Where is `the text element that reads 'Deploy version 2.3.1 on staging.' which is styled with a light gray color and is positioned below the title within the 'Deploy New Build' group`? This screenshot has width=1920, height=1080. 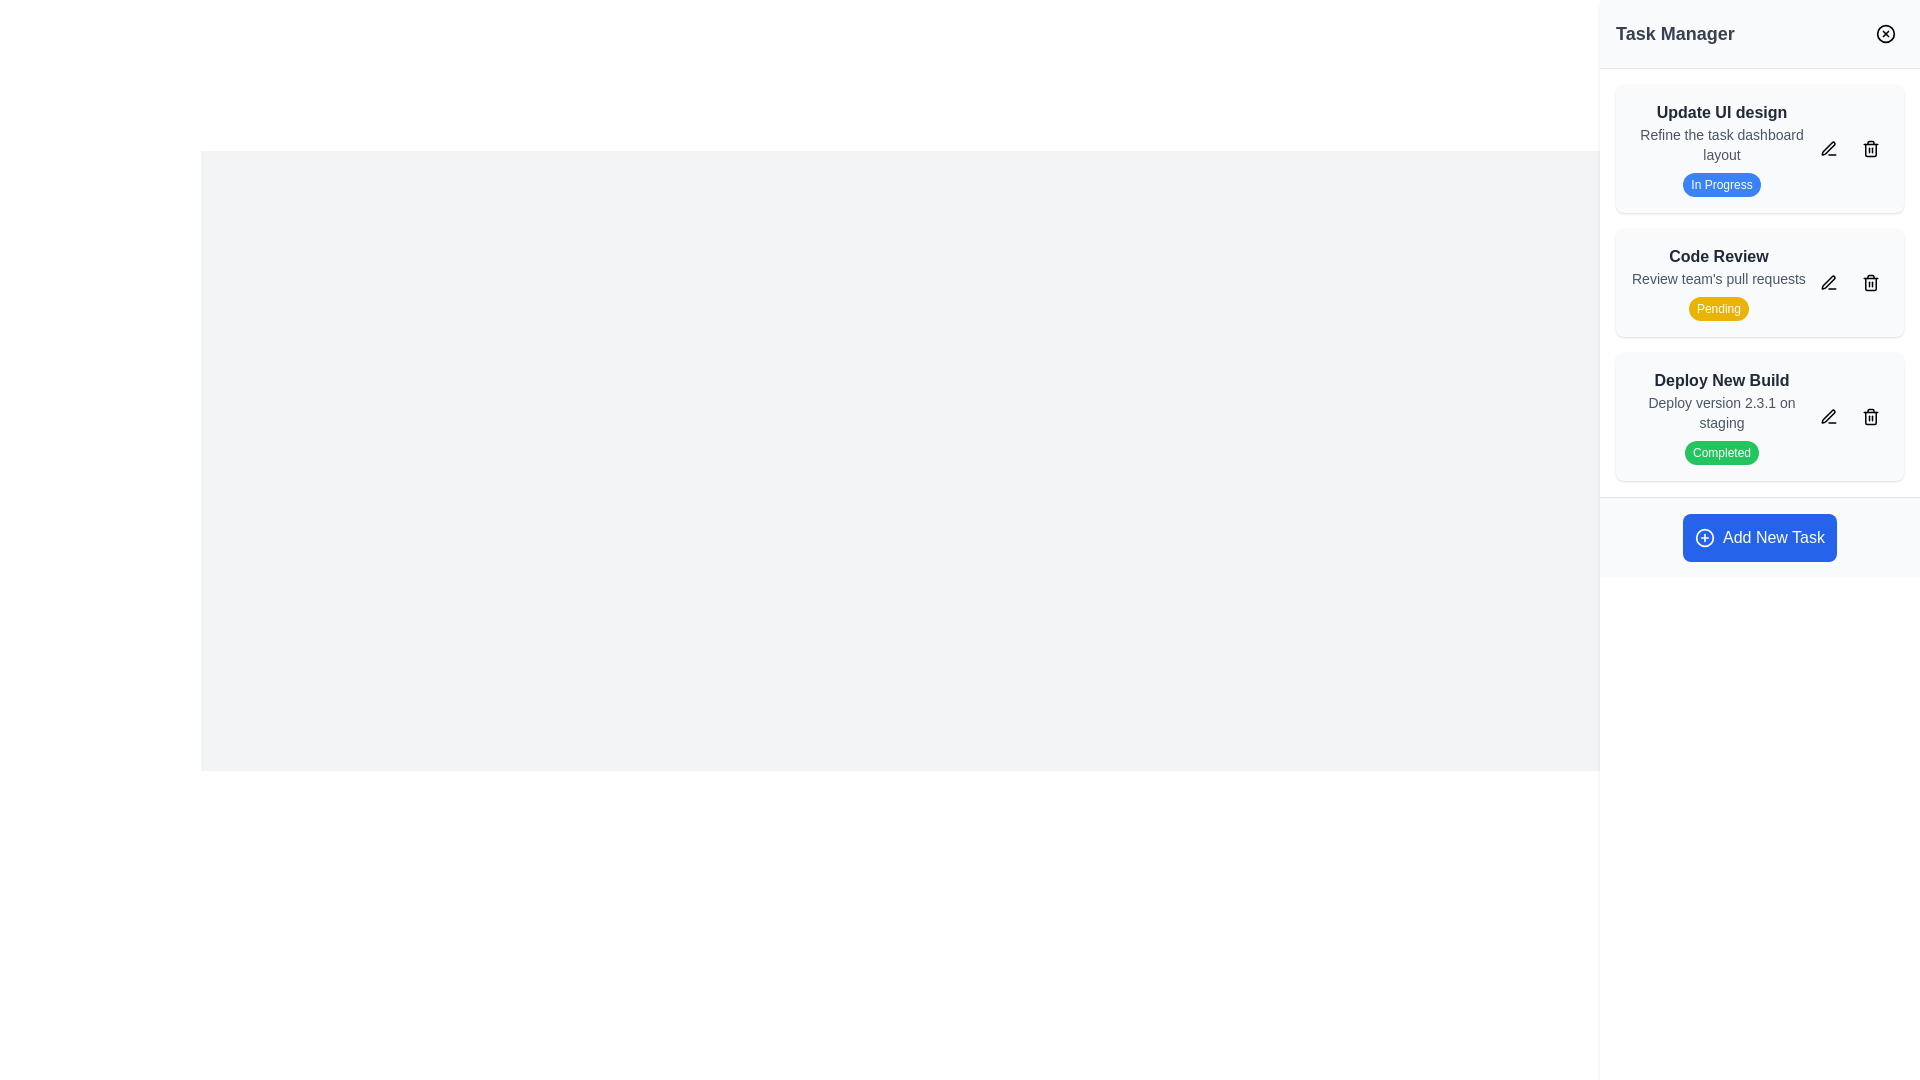 the text element that reads 'Deploy version 2.3.1 on staging.' which is styled with a light gray color and is positioned below the title within the 'Deploy New Build' group is located at coordinates (1721, 411).